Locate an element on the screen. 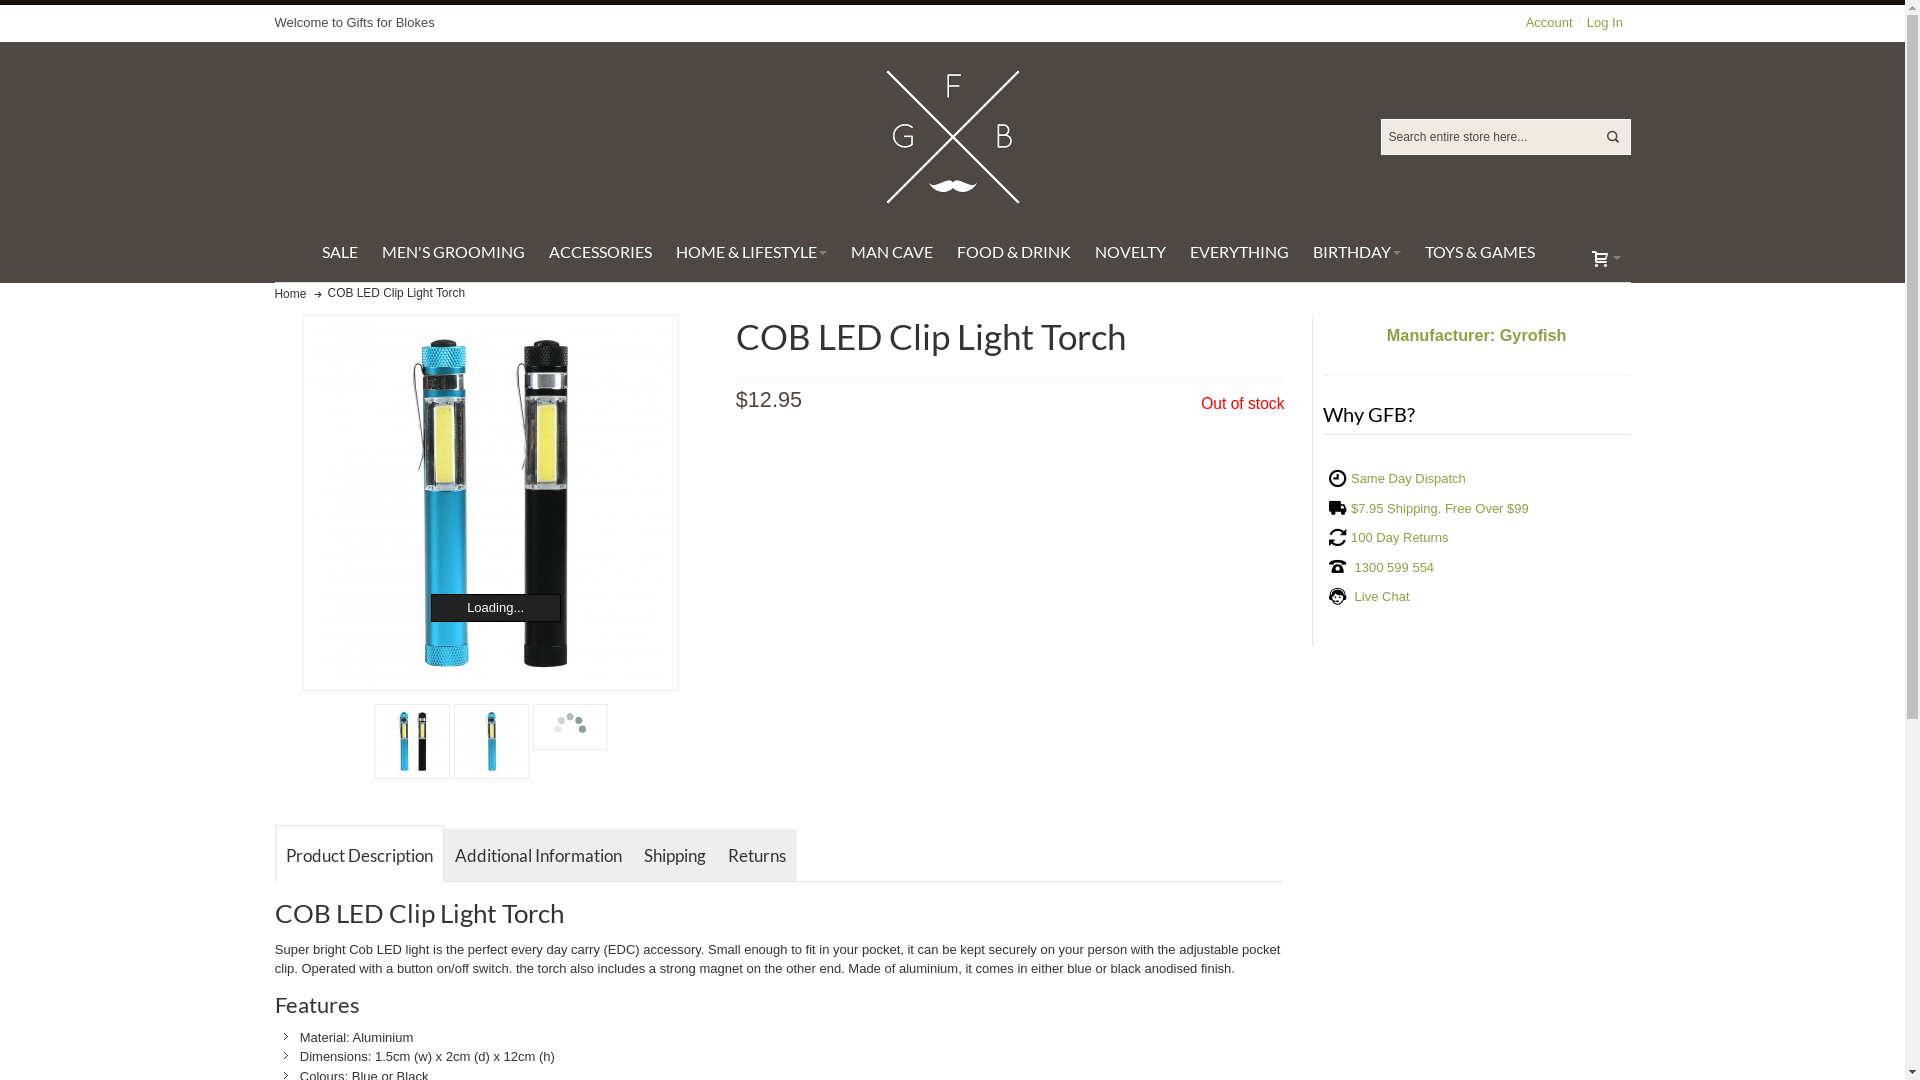  'ACCESSORIES' is located at coordinates (598, 250).